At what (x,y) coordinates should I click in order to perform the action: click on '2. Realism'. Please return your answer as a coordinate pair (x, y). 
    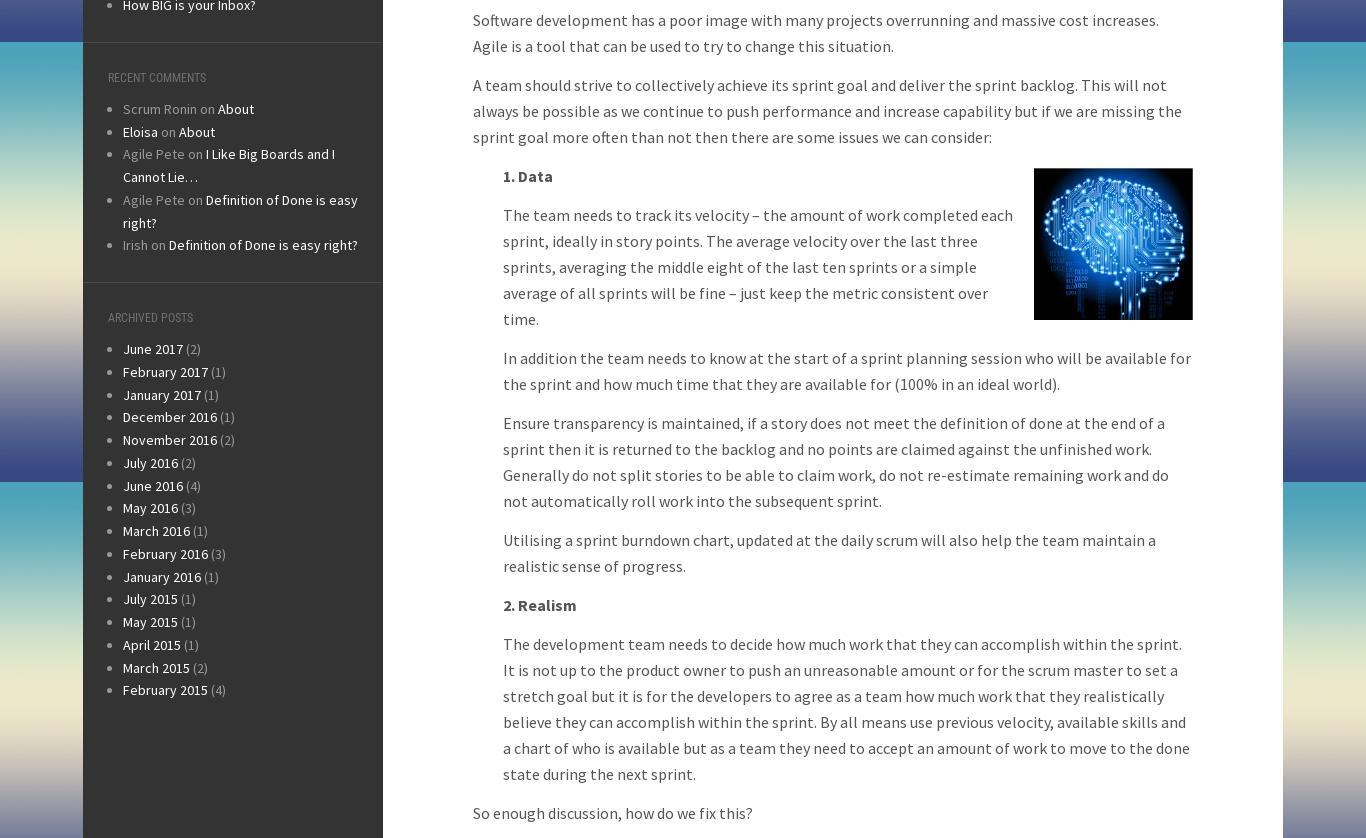
    Looking at the image, I should click on (539, 605).